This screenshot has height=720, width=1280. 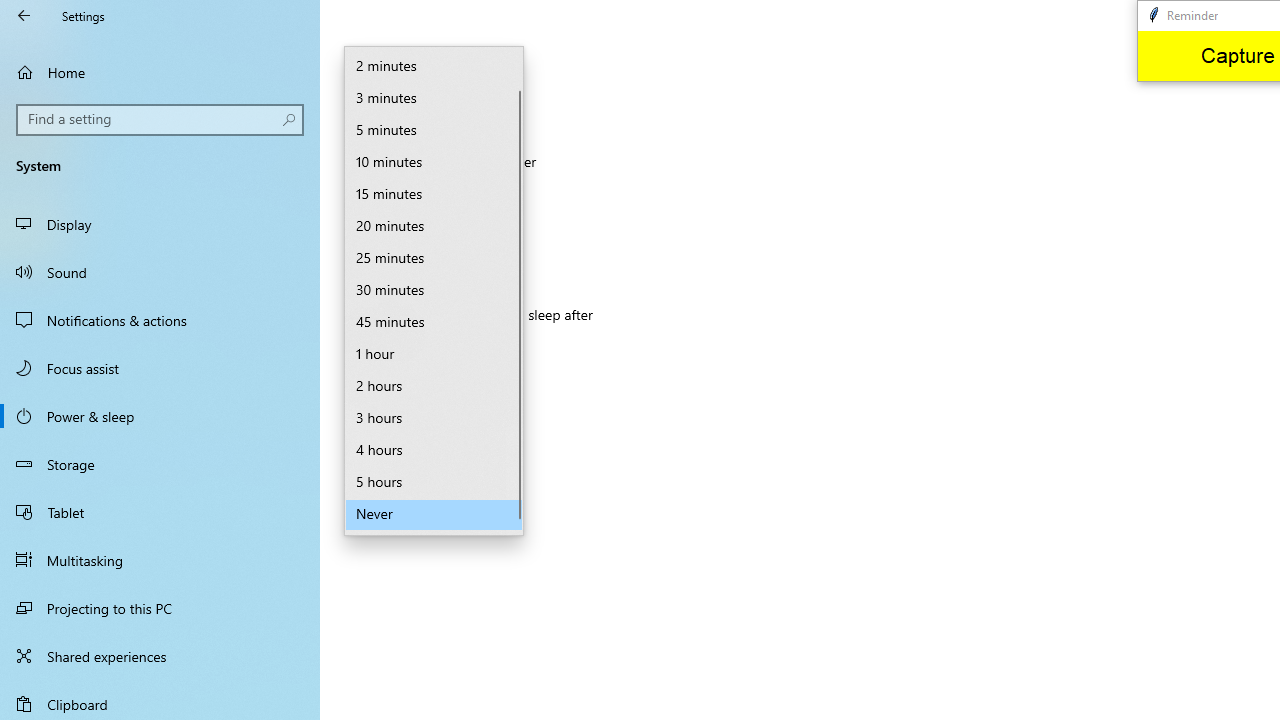 What do you see at coordinates (160, 464) in the screenshot?
I see `'Storage'` at bounding box center [160, 464].